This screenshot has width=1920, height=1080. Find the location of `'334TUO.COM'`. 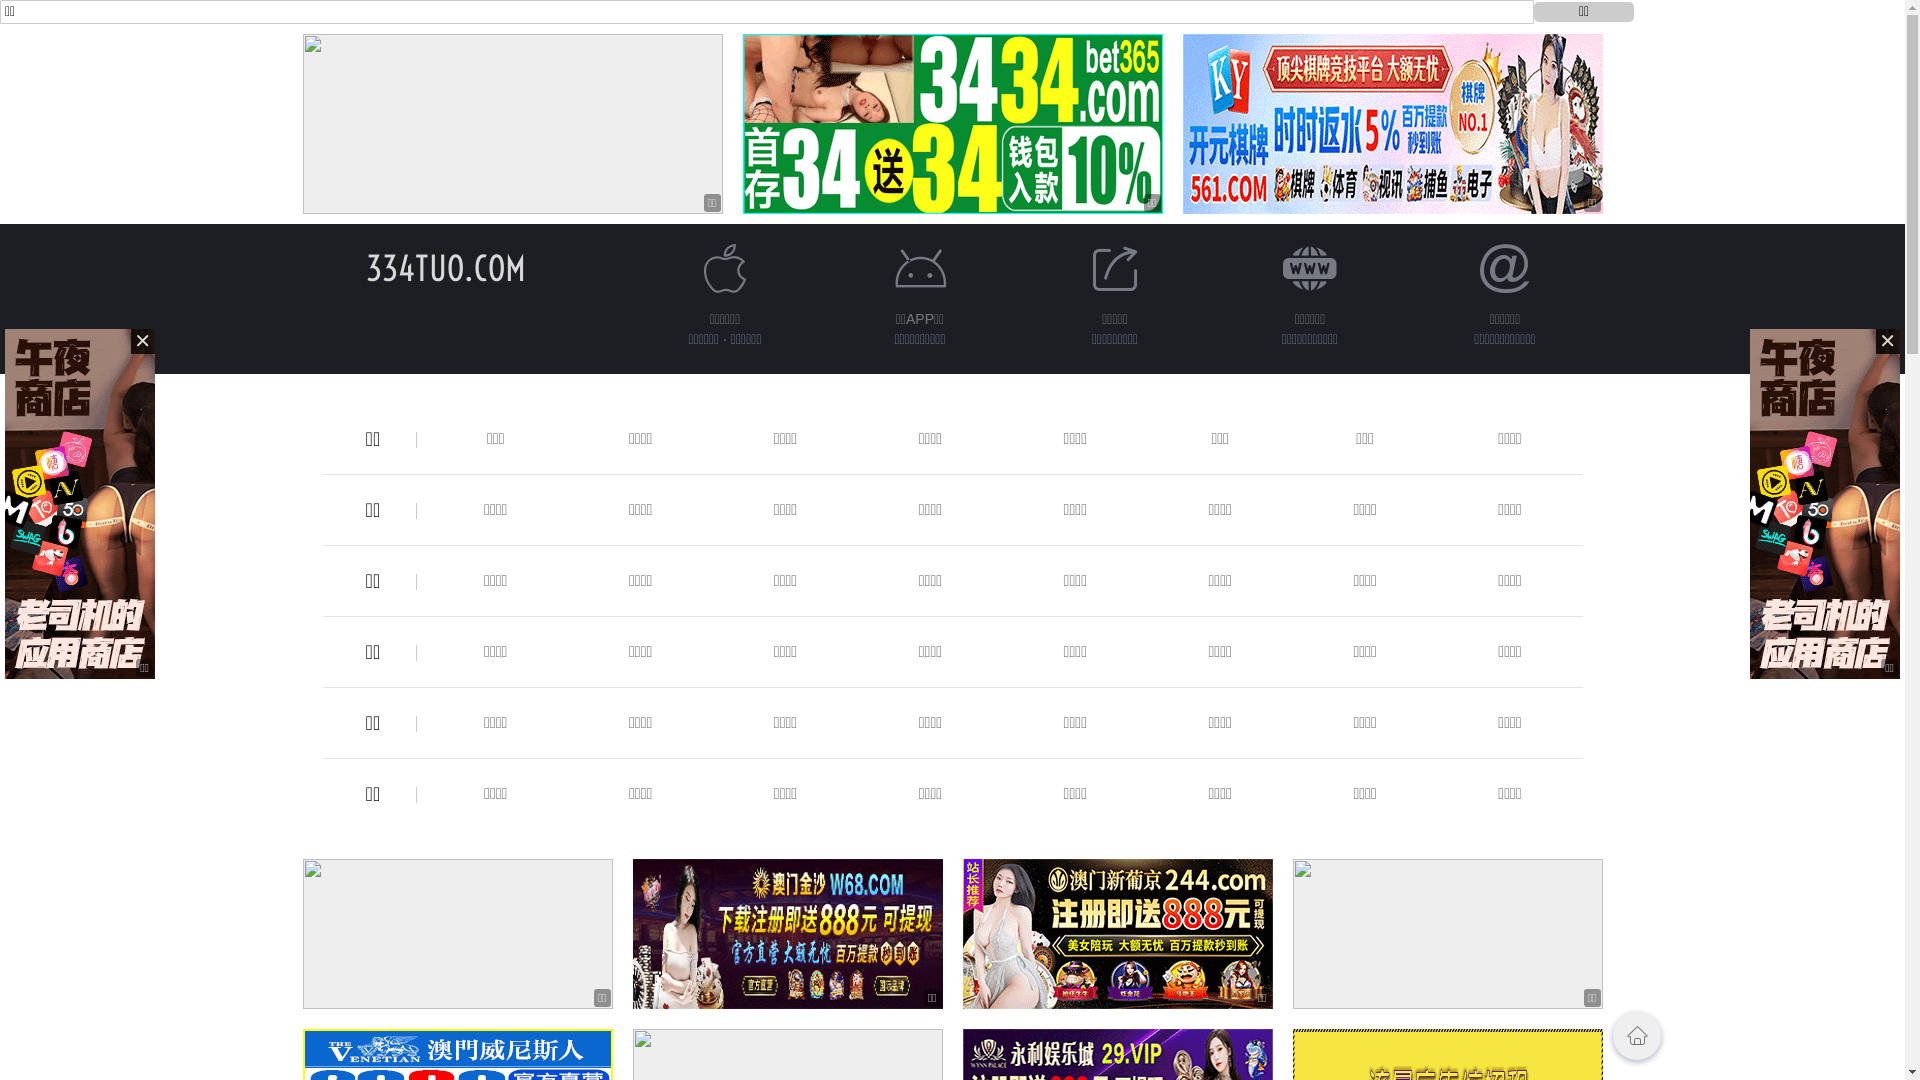

'334TUO.COM' is located at coordinates (445, 267).